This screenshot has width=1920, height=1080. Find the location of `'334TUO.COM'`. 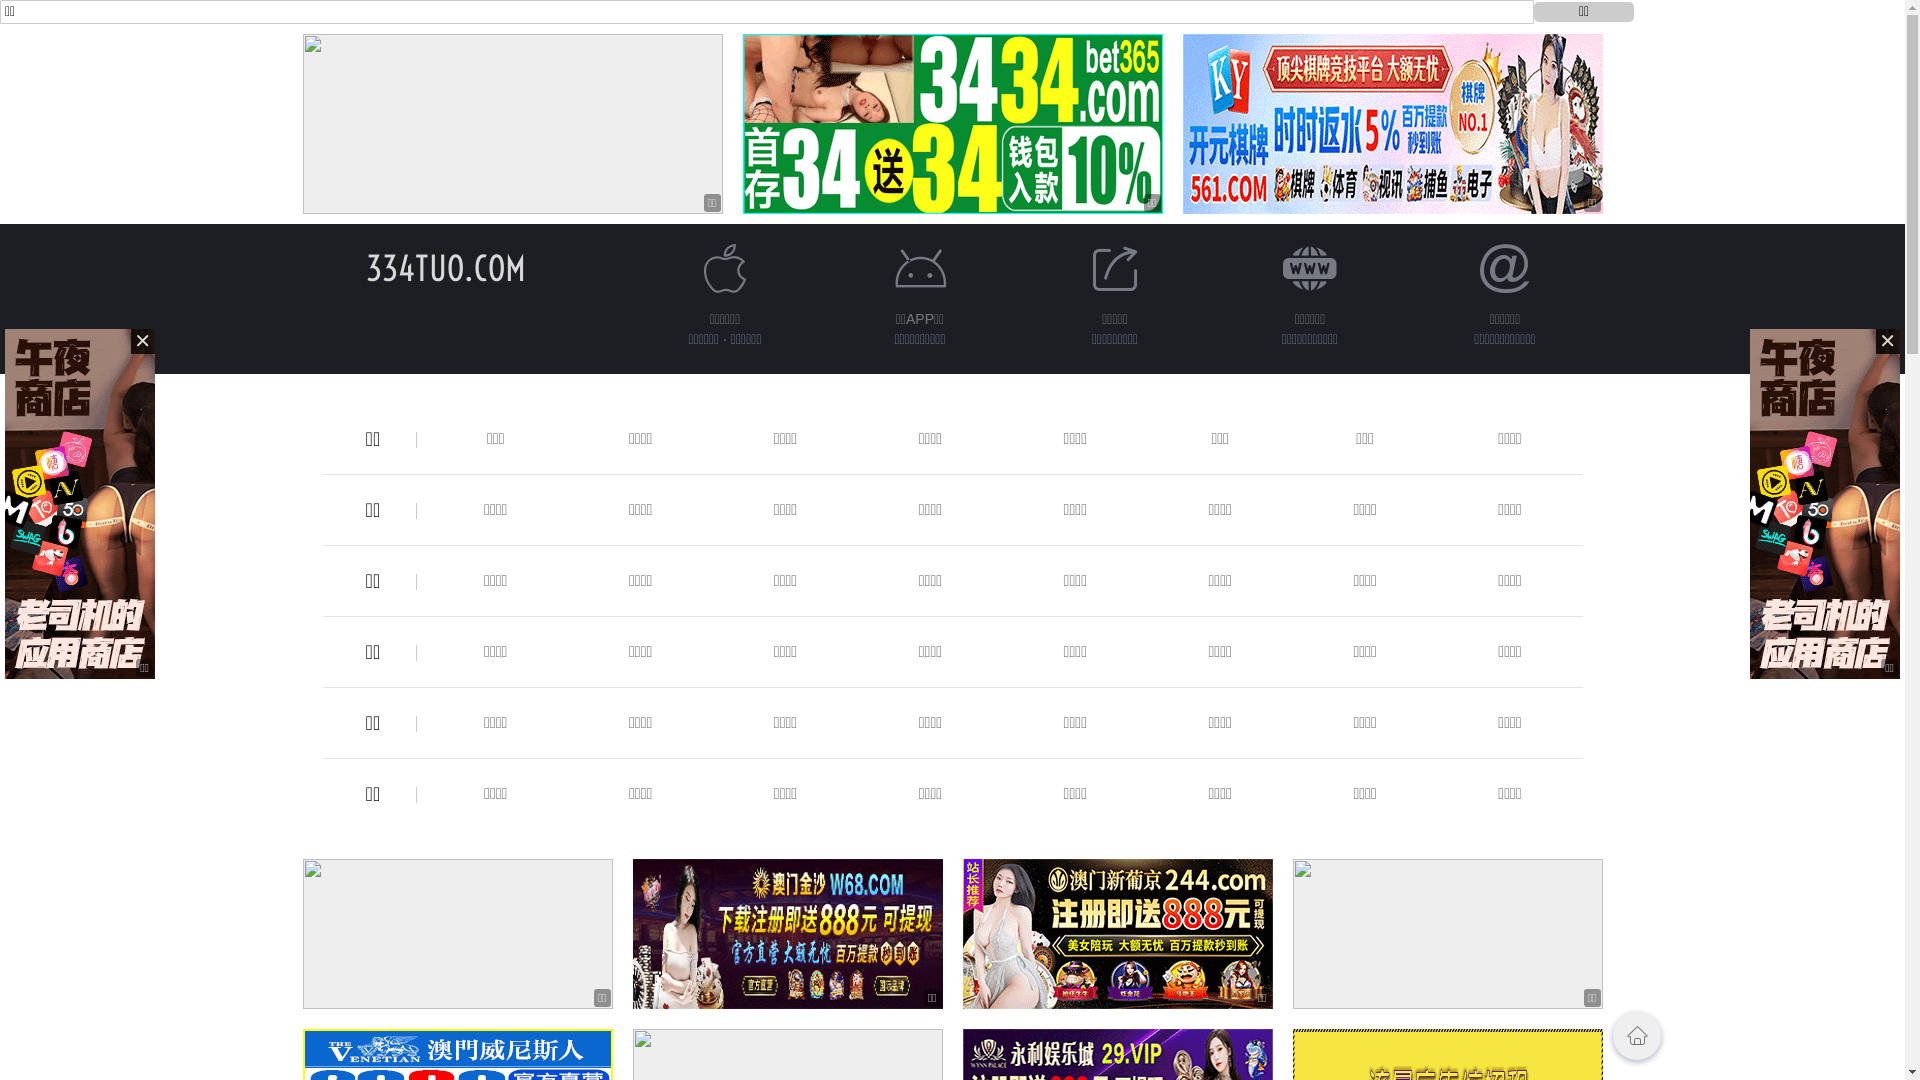

'334TUO.COM' is located at coordinates (445, 267).